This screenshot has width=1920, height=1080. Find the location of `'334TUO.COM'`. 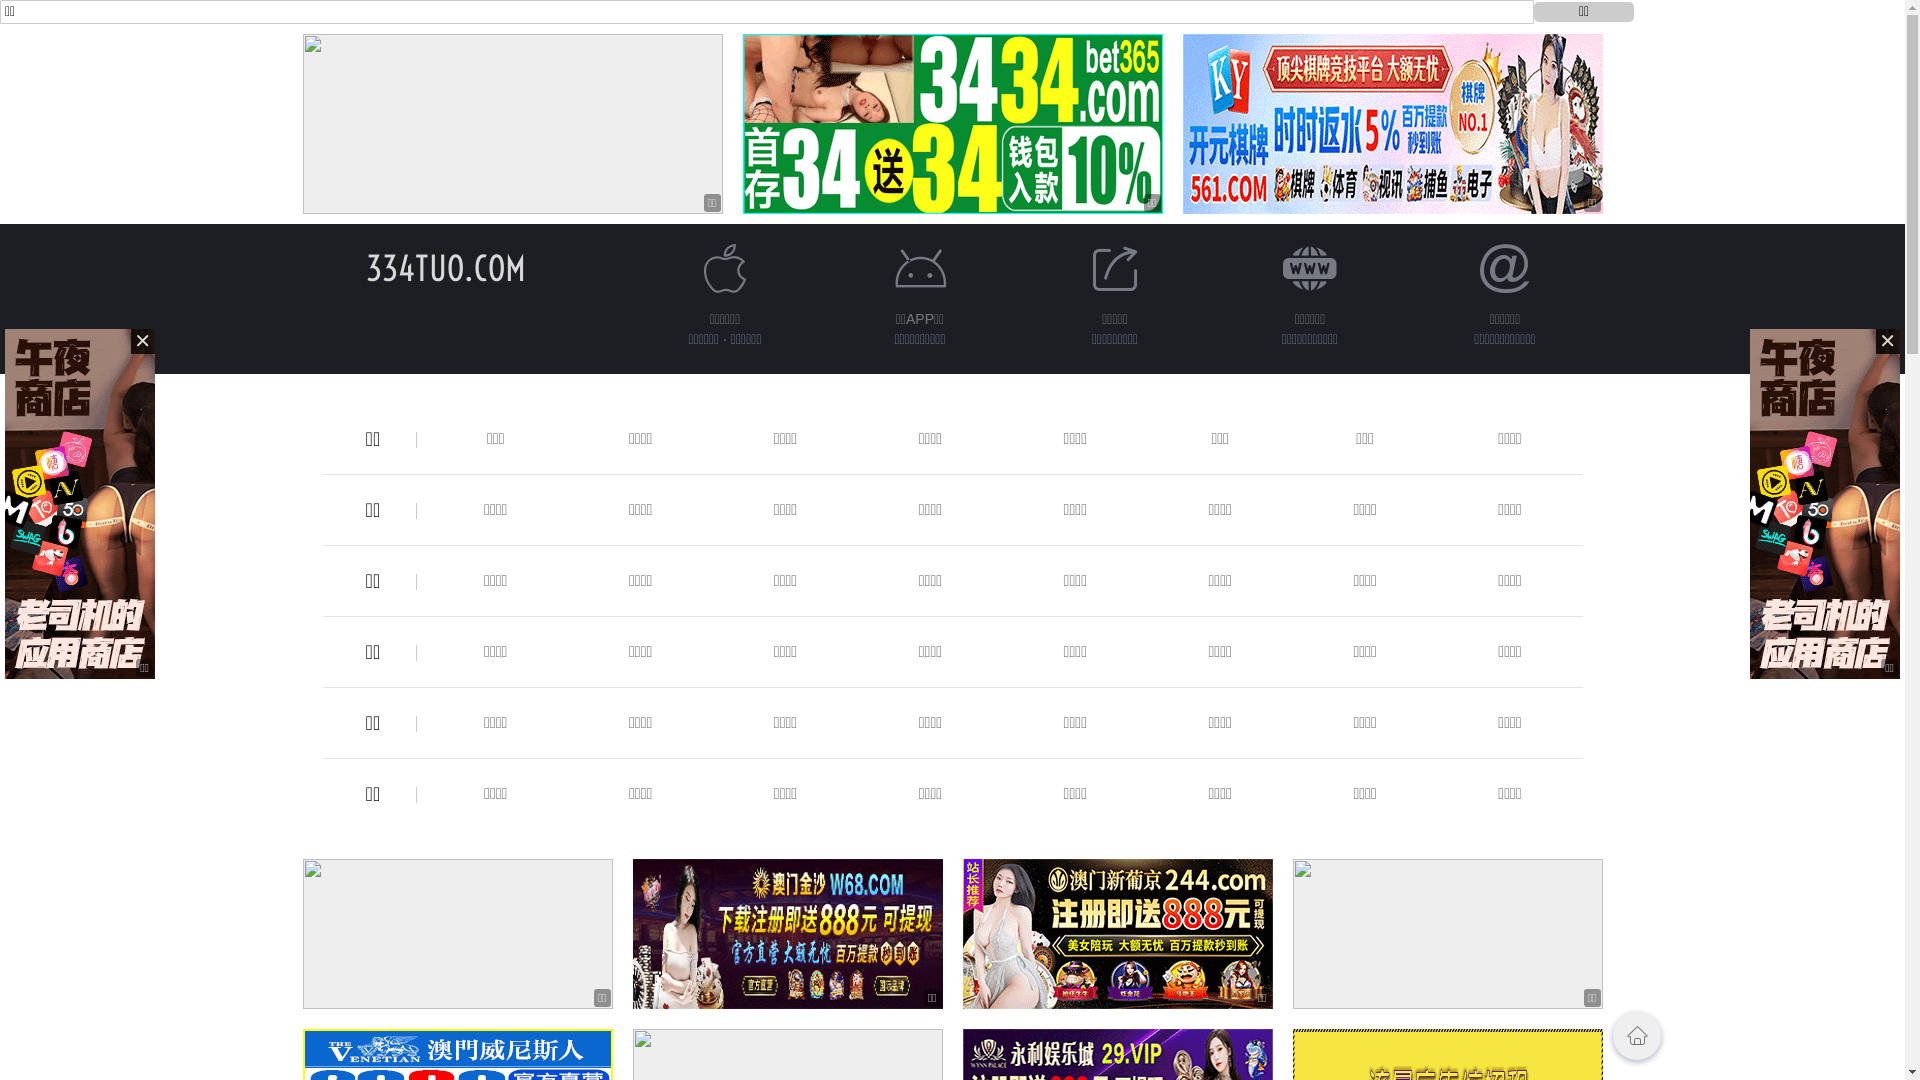

'334TUO.COM' is located at coordinates (445, 267).